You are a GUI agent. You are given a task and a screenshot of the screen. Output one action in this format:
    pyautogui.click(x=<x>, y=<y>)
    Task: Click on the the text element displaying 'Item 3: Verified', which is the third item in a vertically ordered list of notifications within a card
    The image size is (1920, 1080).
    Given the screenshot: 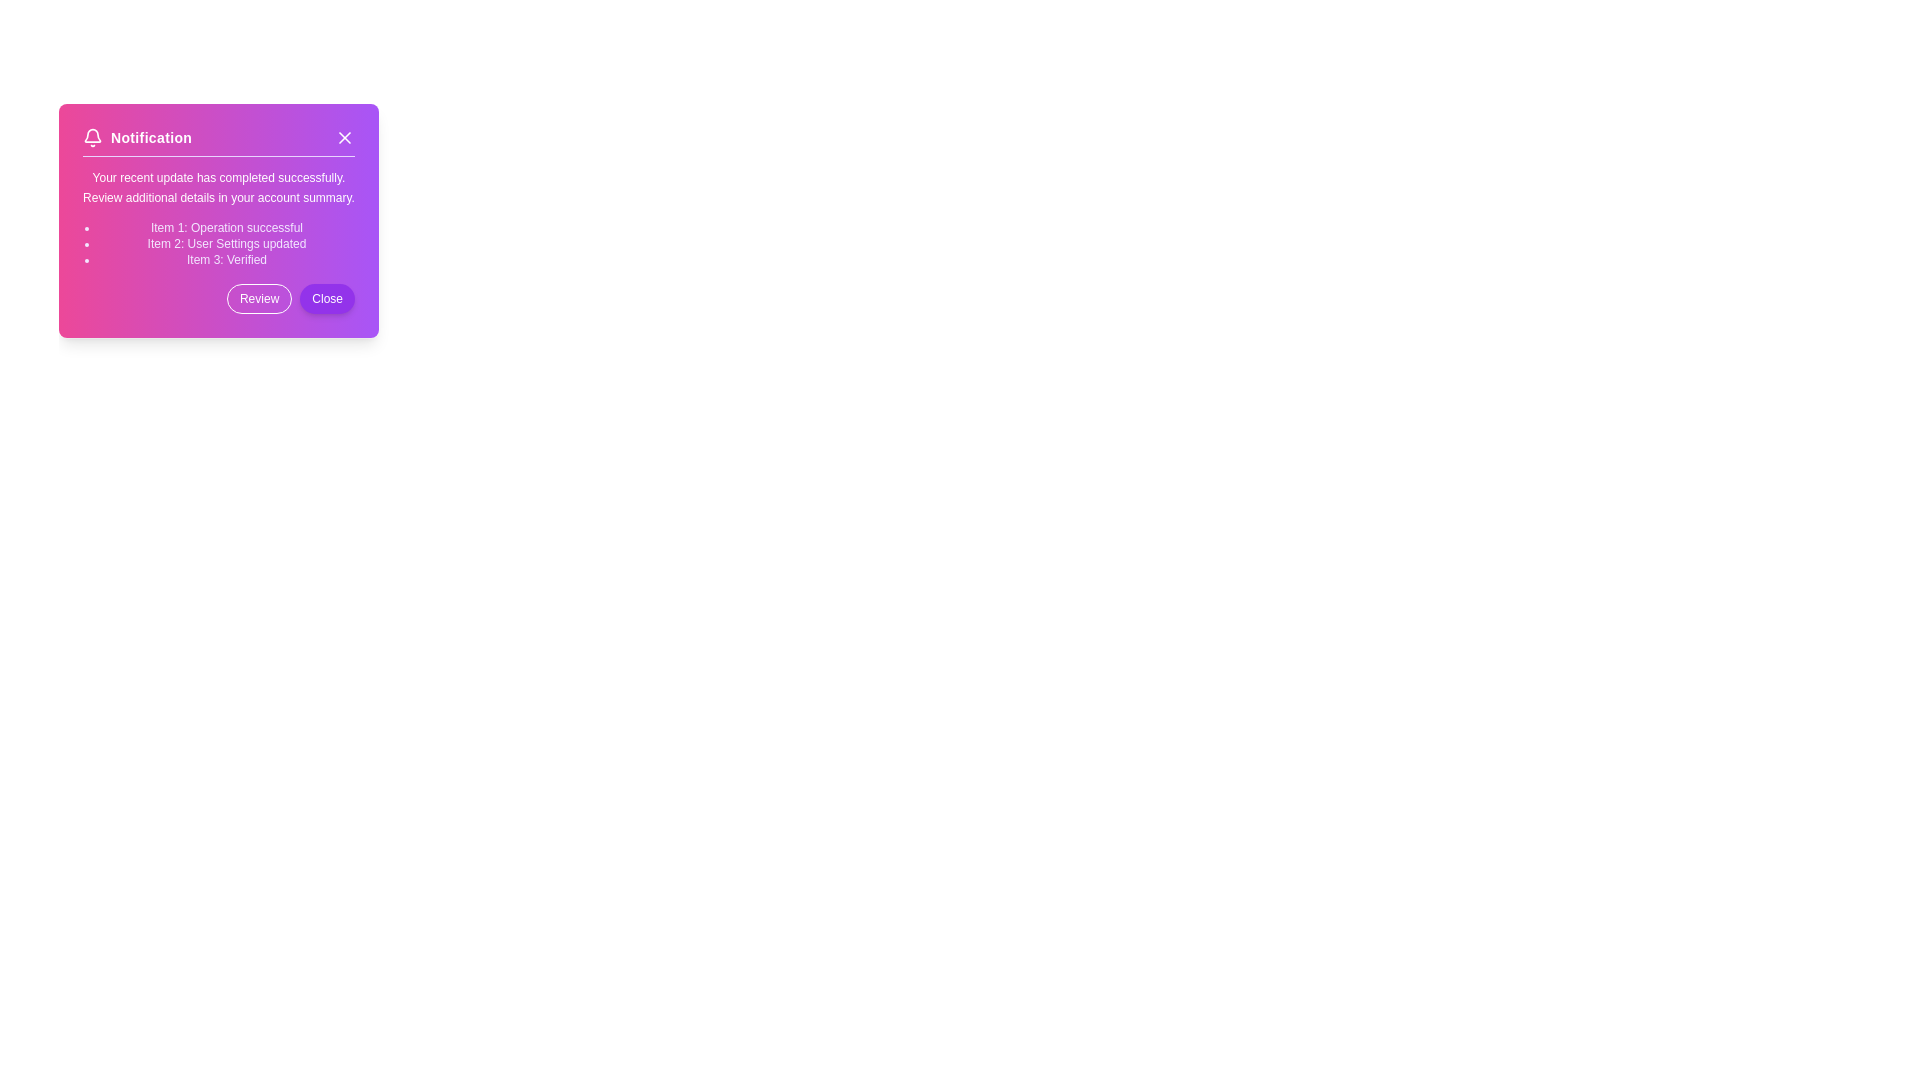 What is the action you would take?
    pyautogui.click(x=226, y=258)
    